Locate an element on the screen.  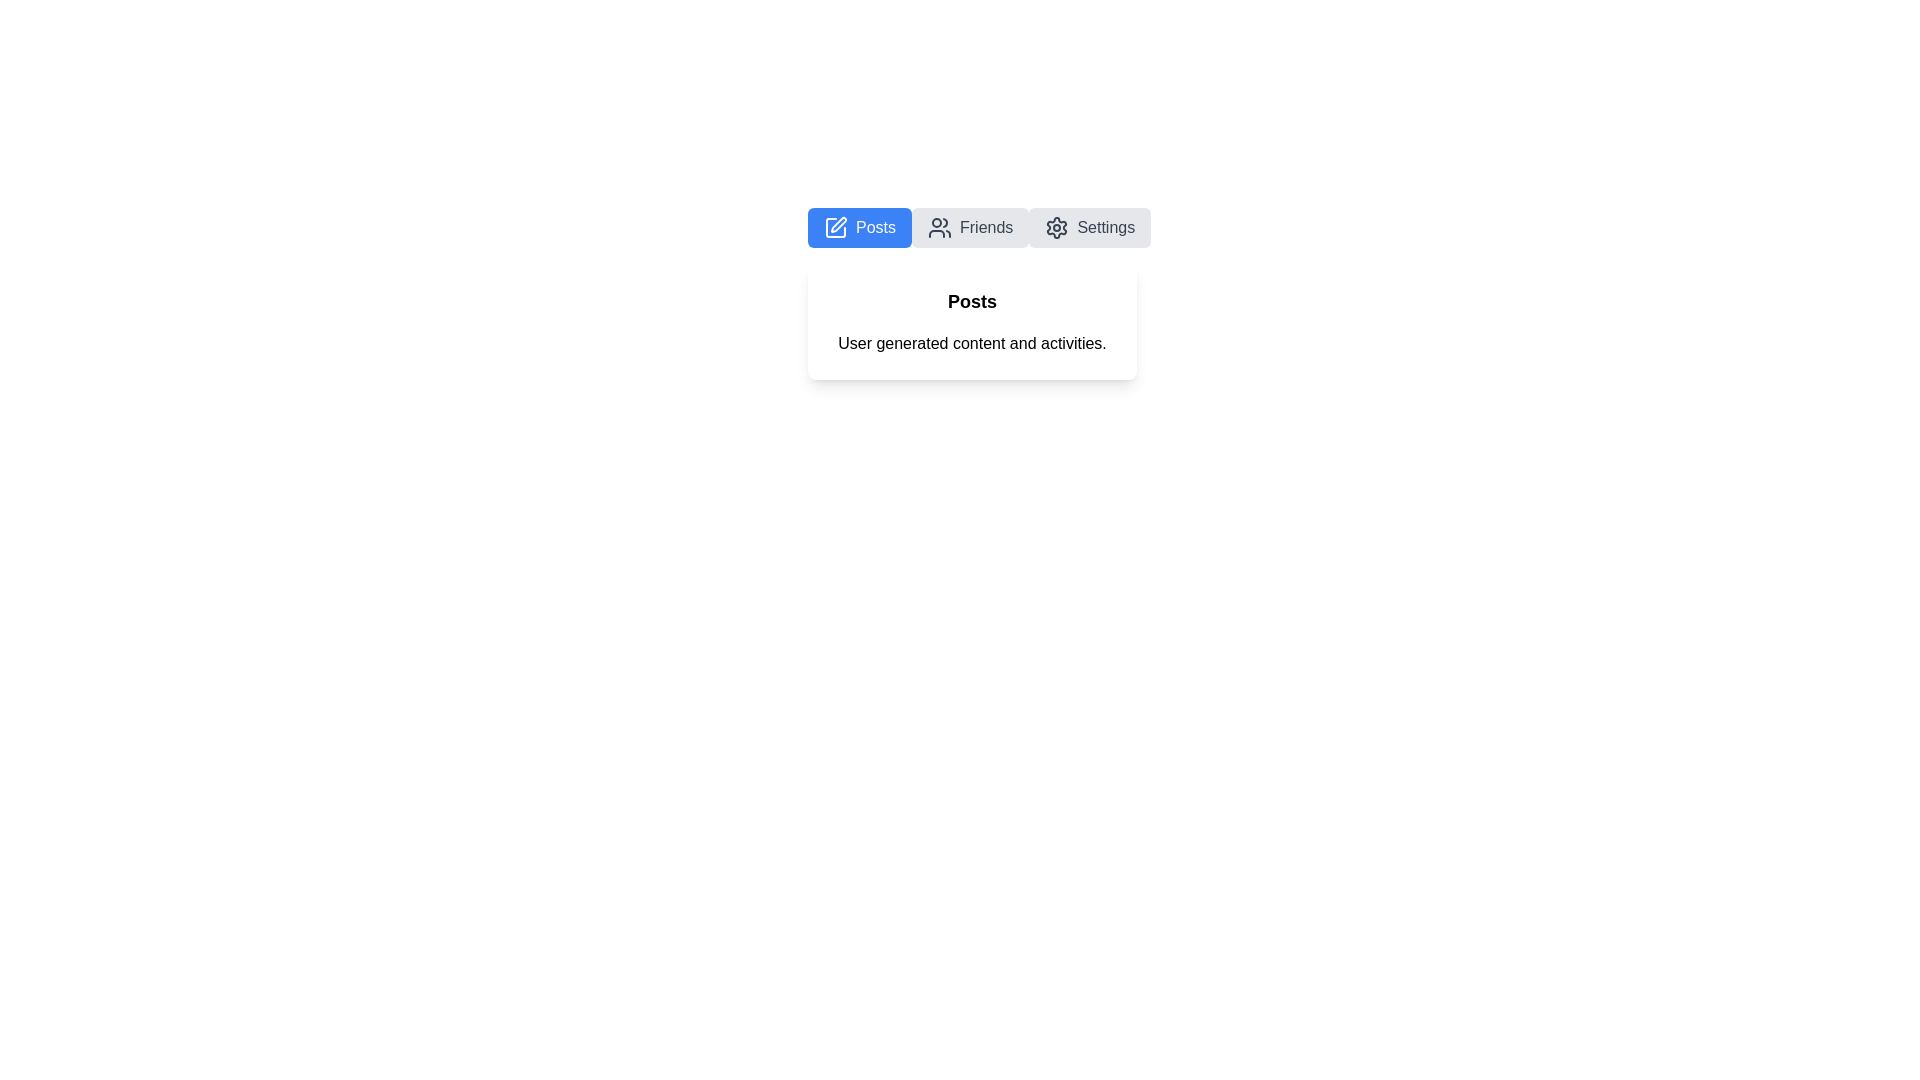
the Settings tab by clicking on its button is located at coordinates (1088, 226).